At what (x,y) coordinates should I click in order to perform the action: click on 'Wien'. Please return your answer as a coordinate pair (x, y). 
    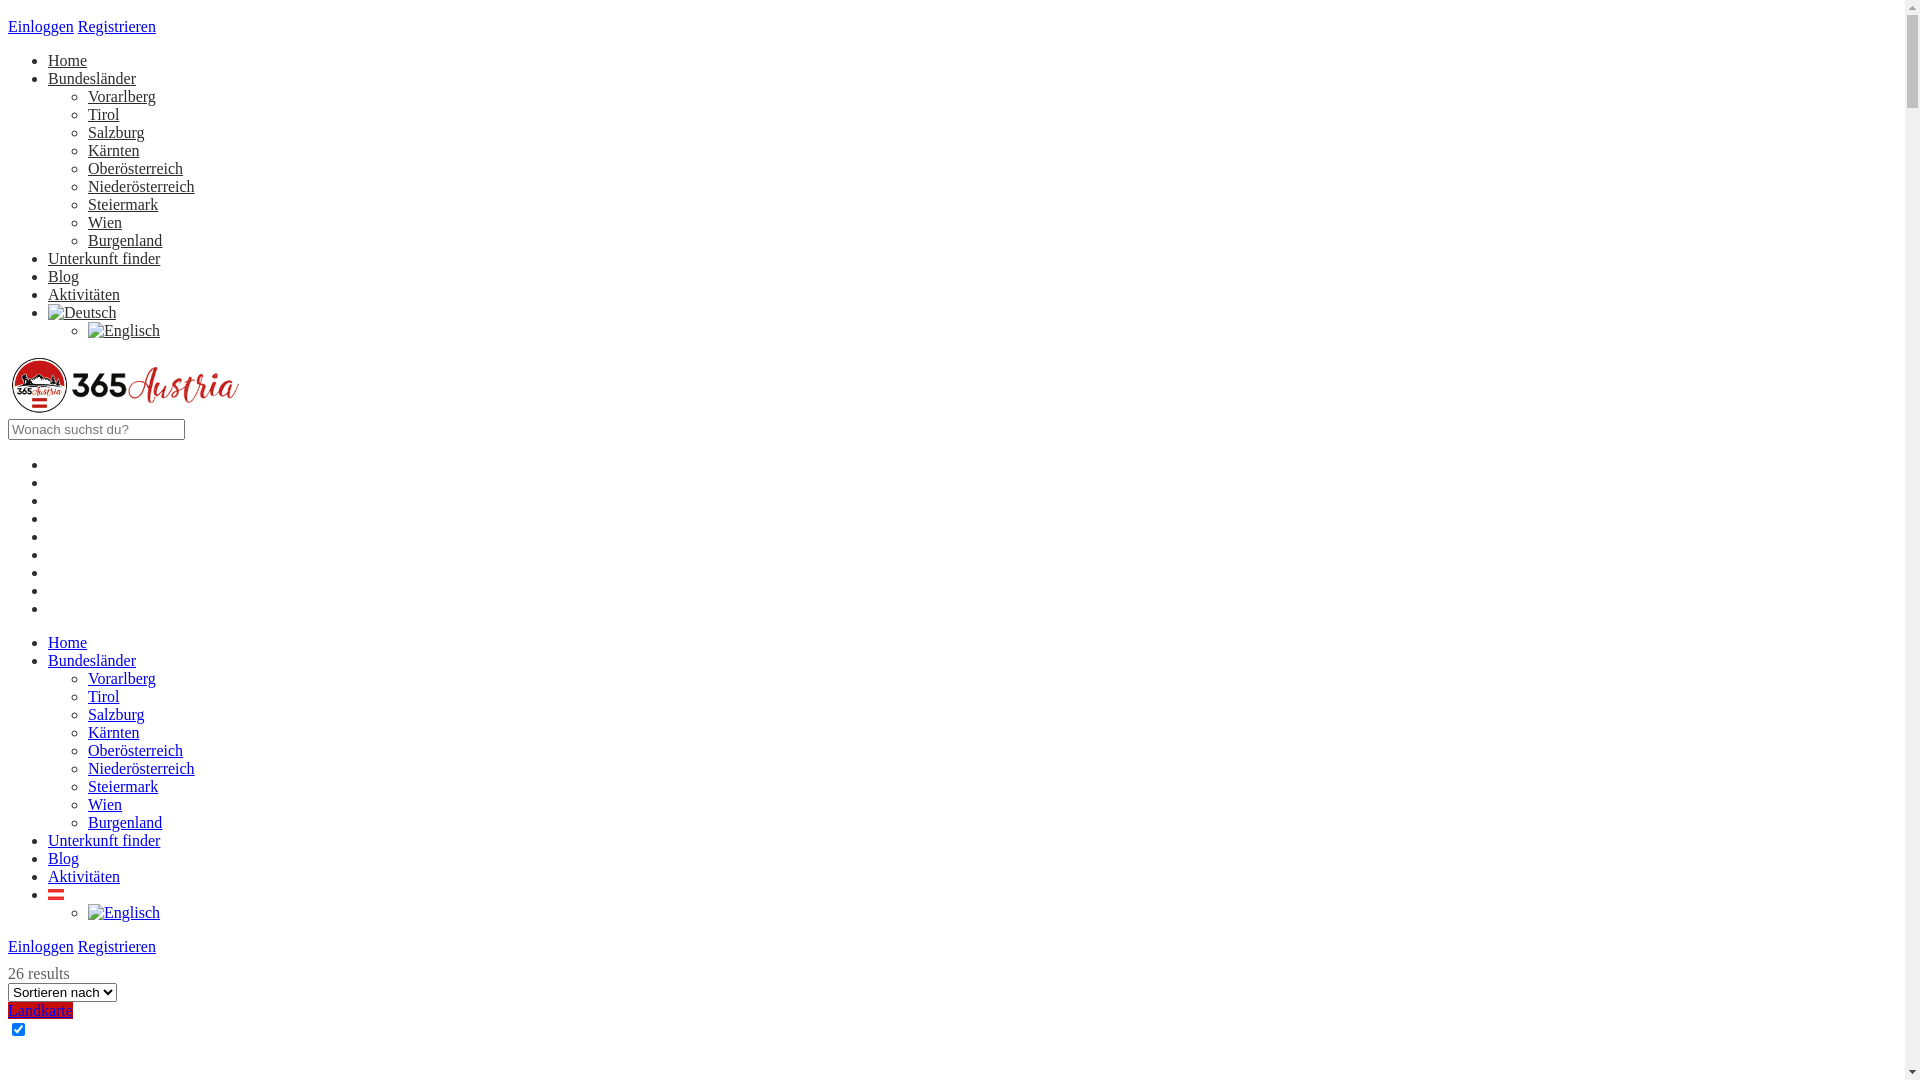
    Looking at the image, I should click on (104, 759).